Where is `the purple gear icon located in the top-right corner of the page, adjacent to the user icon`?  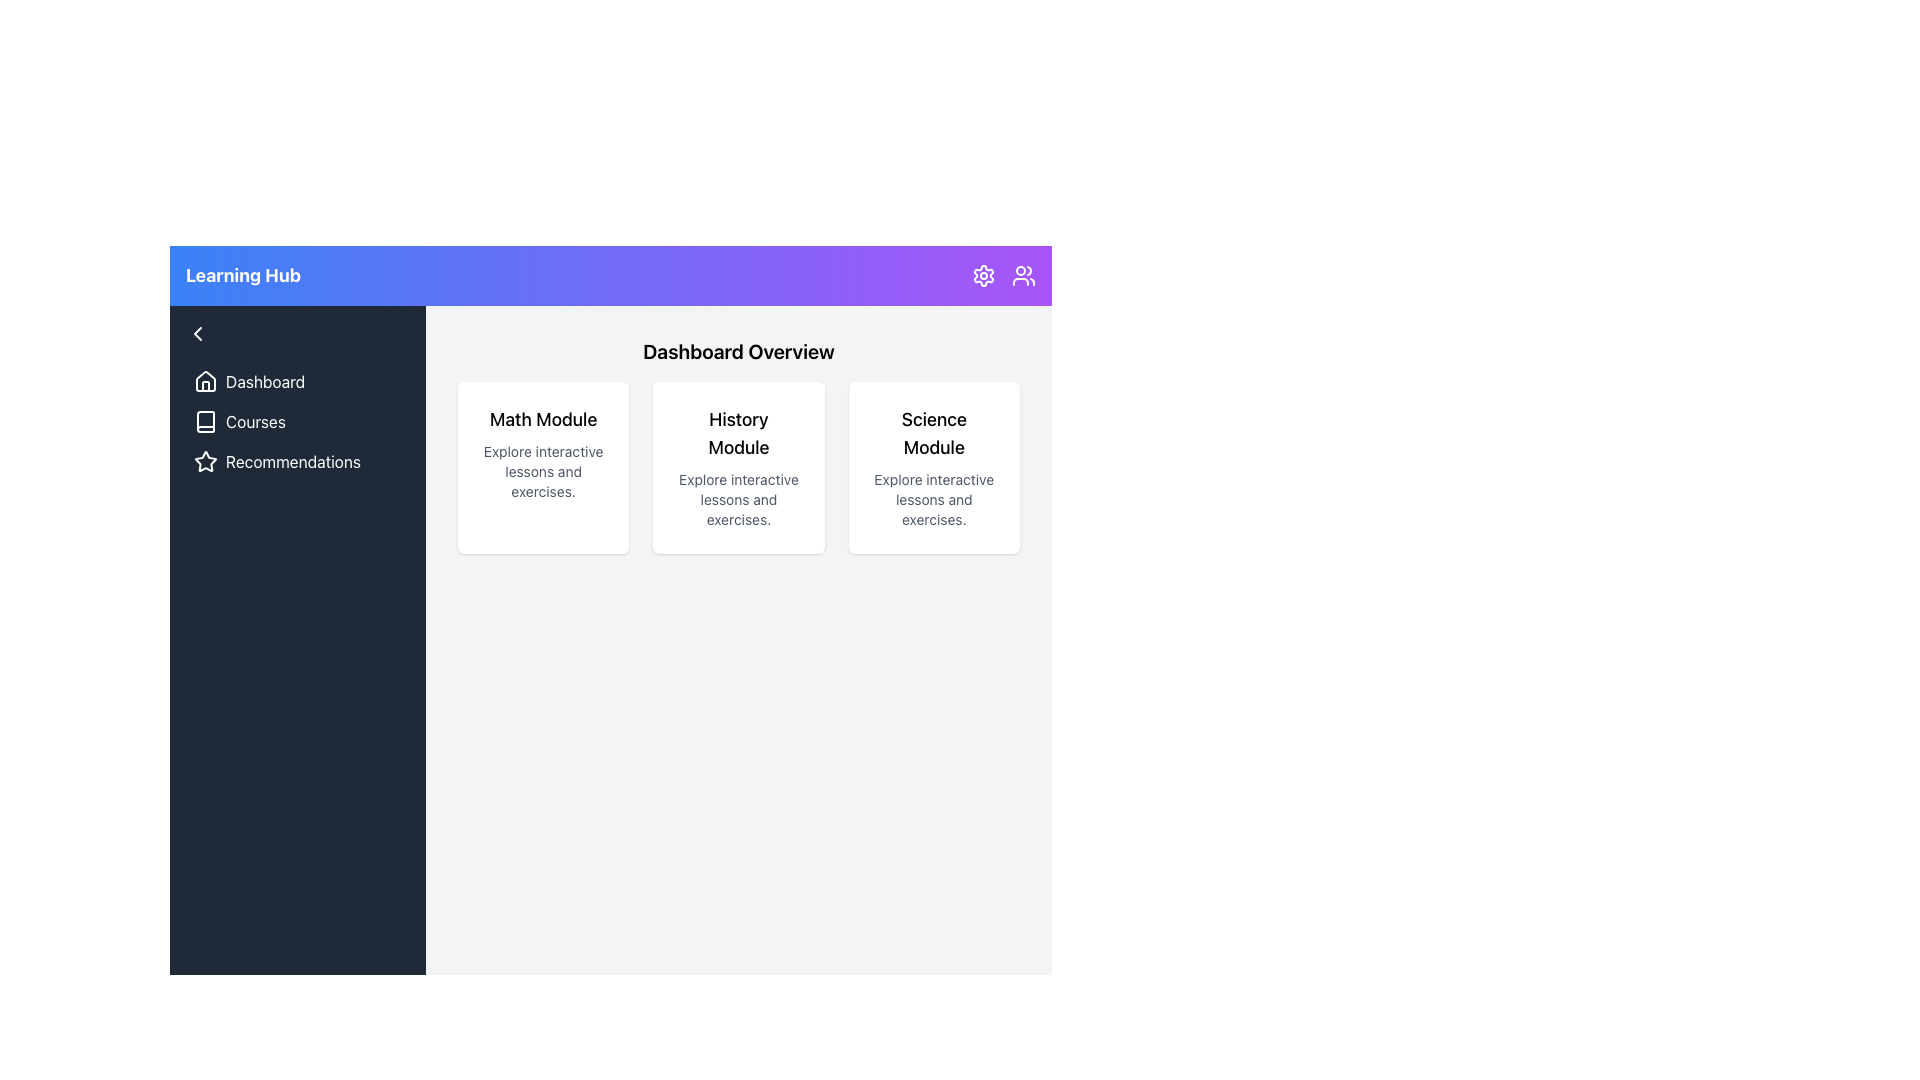 the purple gear icon located in the top-right corner of the page, adjacent to the user icon is located at coordinates (983, 276).